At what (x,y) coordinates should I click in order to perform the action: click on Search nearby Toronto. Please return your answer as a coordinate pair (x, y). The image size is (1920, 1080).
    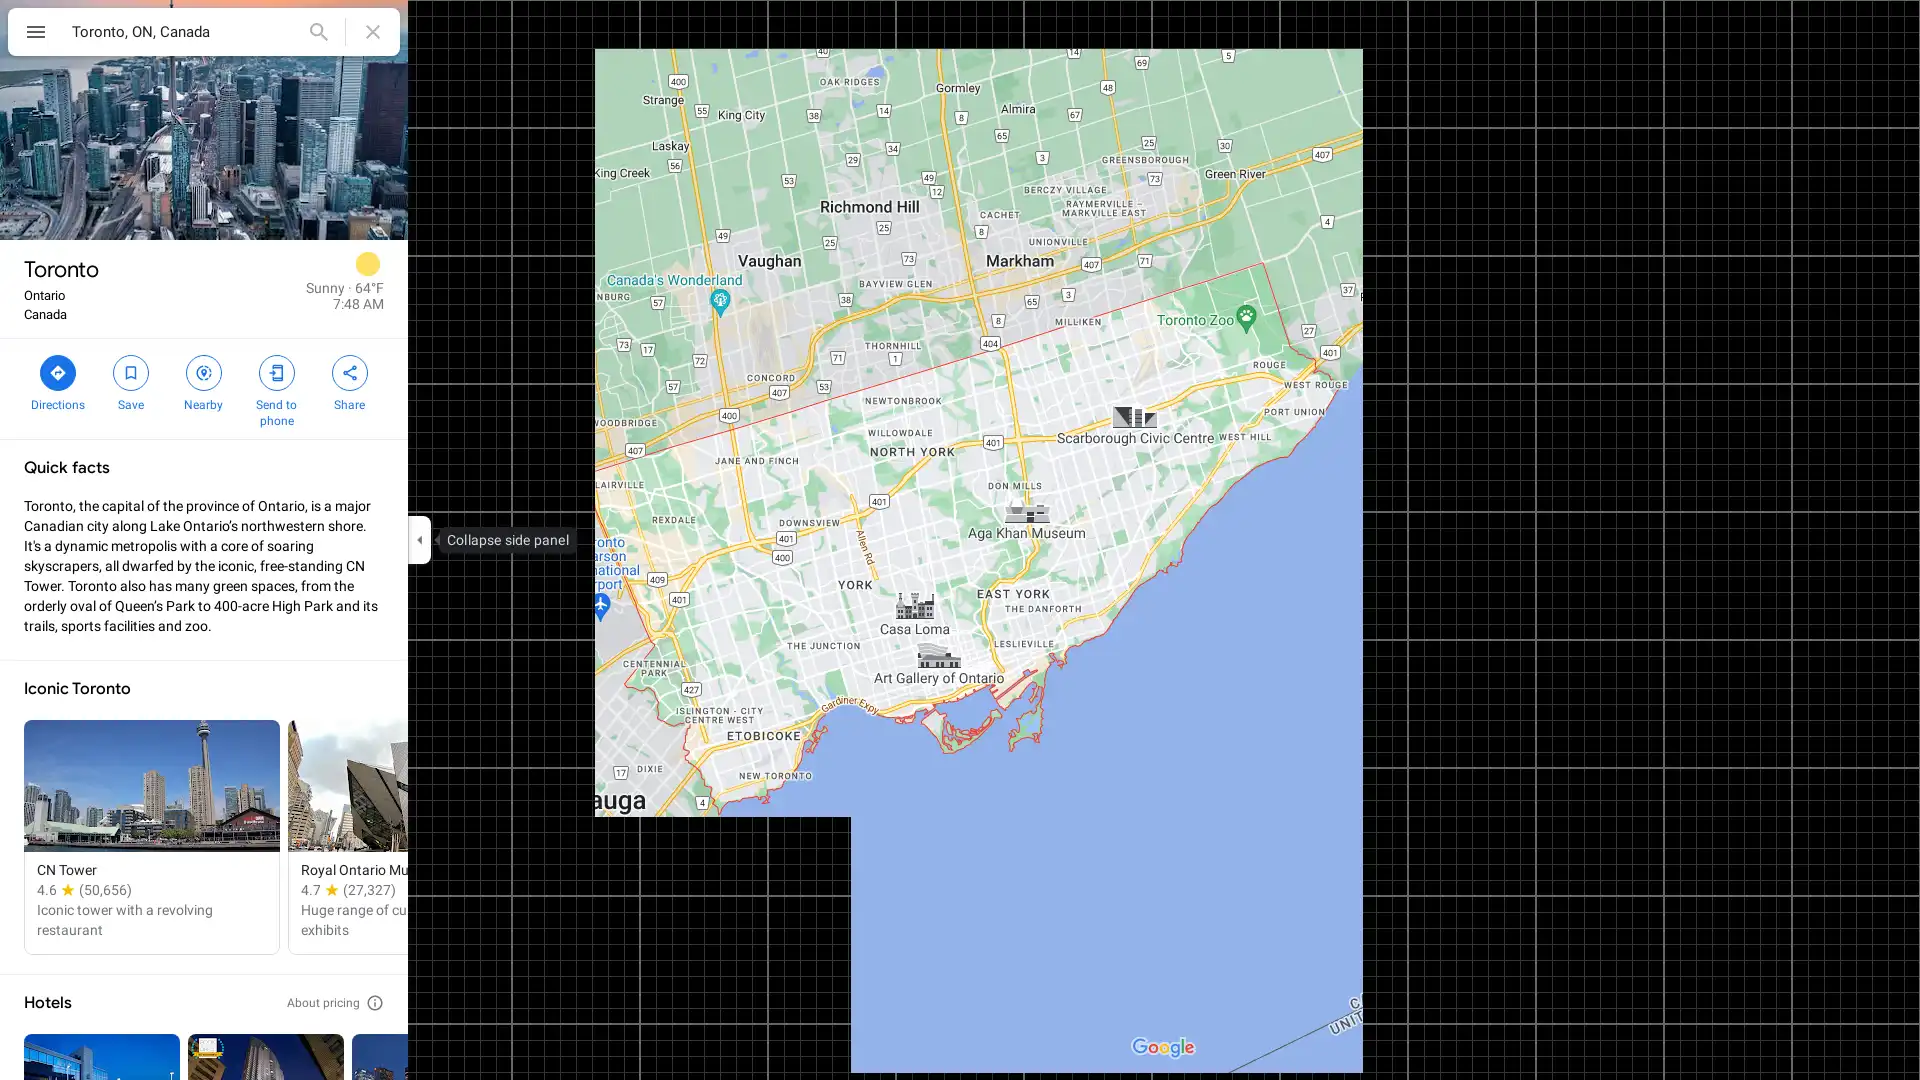
    Looking at the image, I should click on (203, 381).